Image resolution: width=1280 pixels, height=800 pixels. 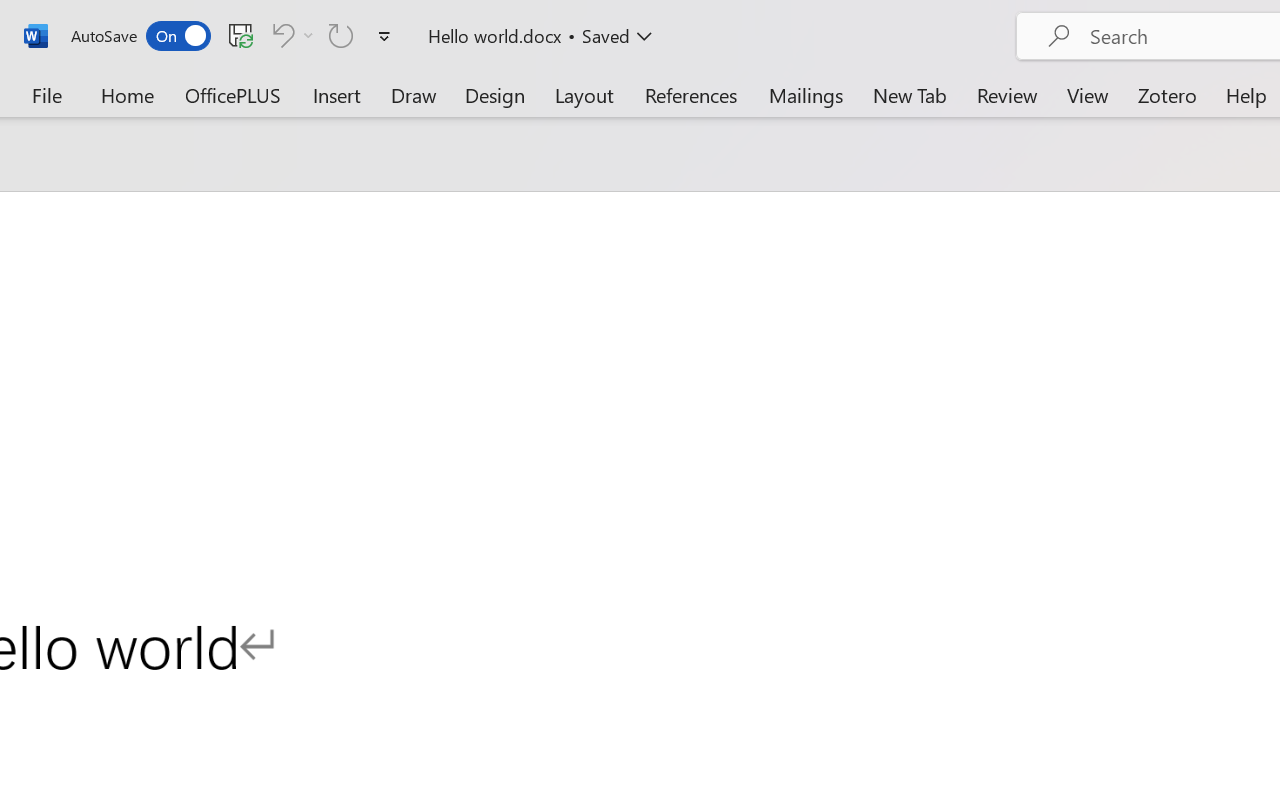 What do you see at coordinates (46, 94) in the screenshot?
I see `'File Tab'` at bounding box center [46, 94].